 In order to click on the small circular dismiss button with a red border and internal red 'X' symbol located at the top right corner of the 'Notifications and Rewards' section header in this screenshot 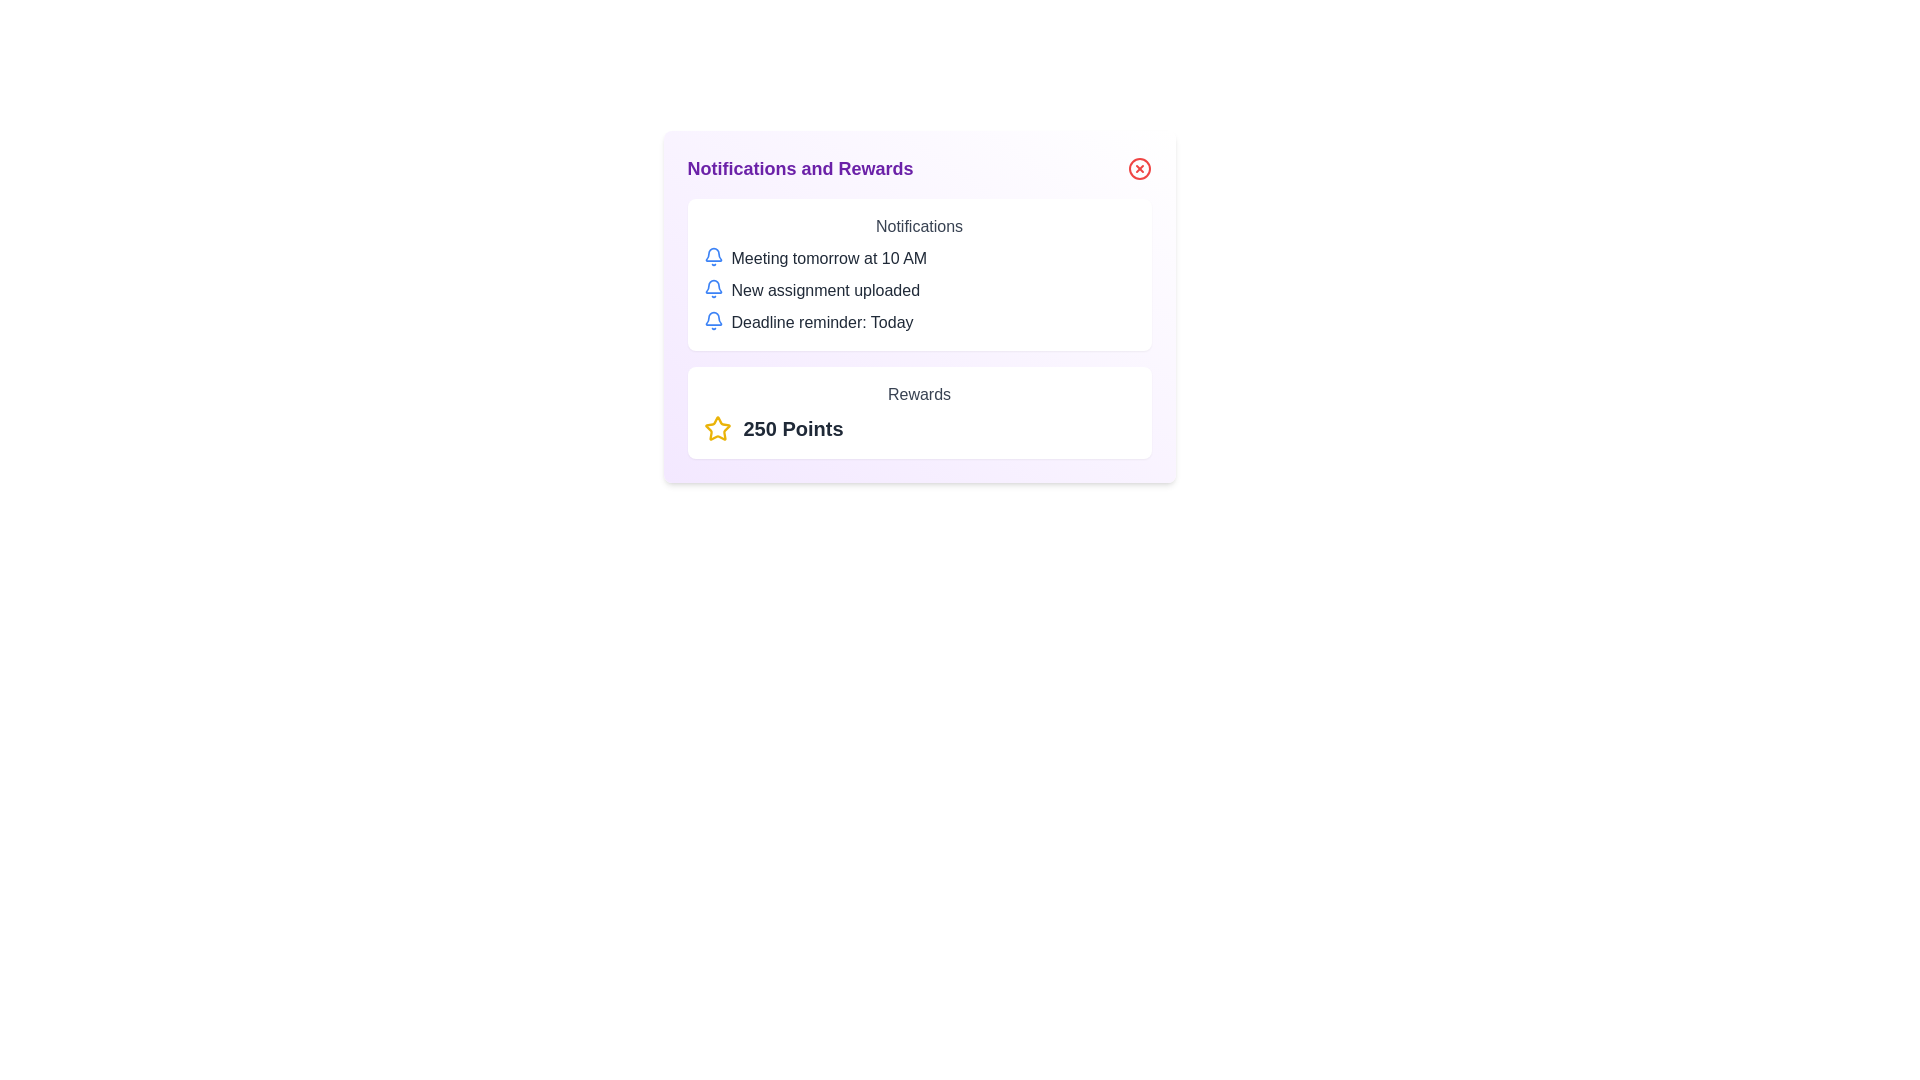, I will do `click(1139, 168)`.